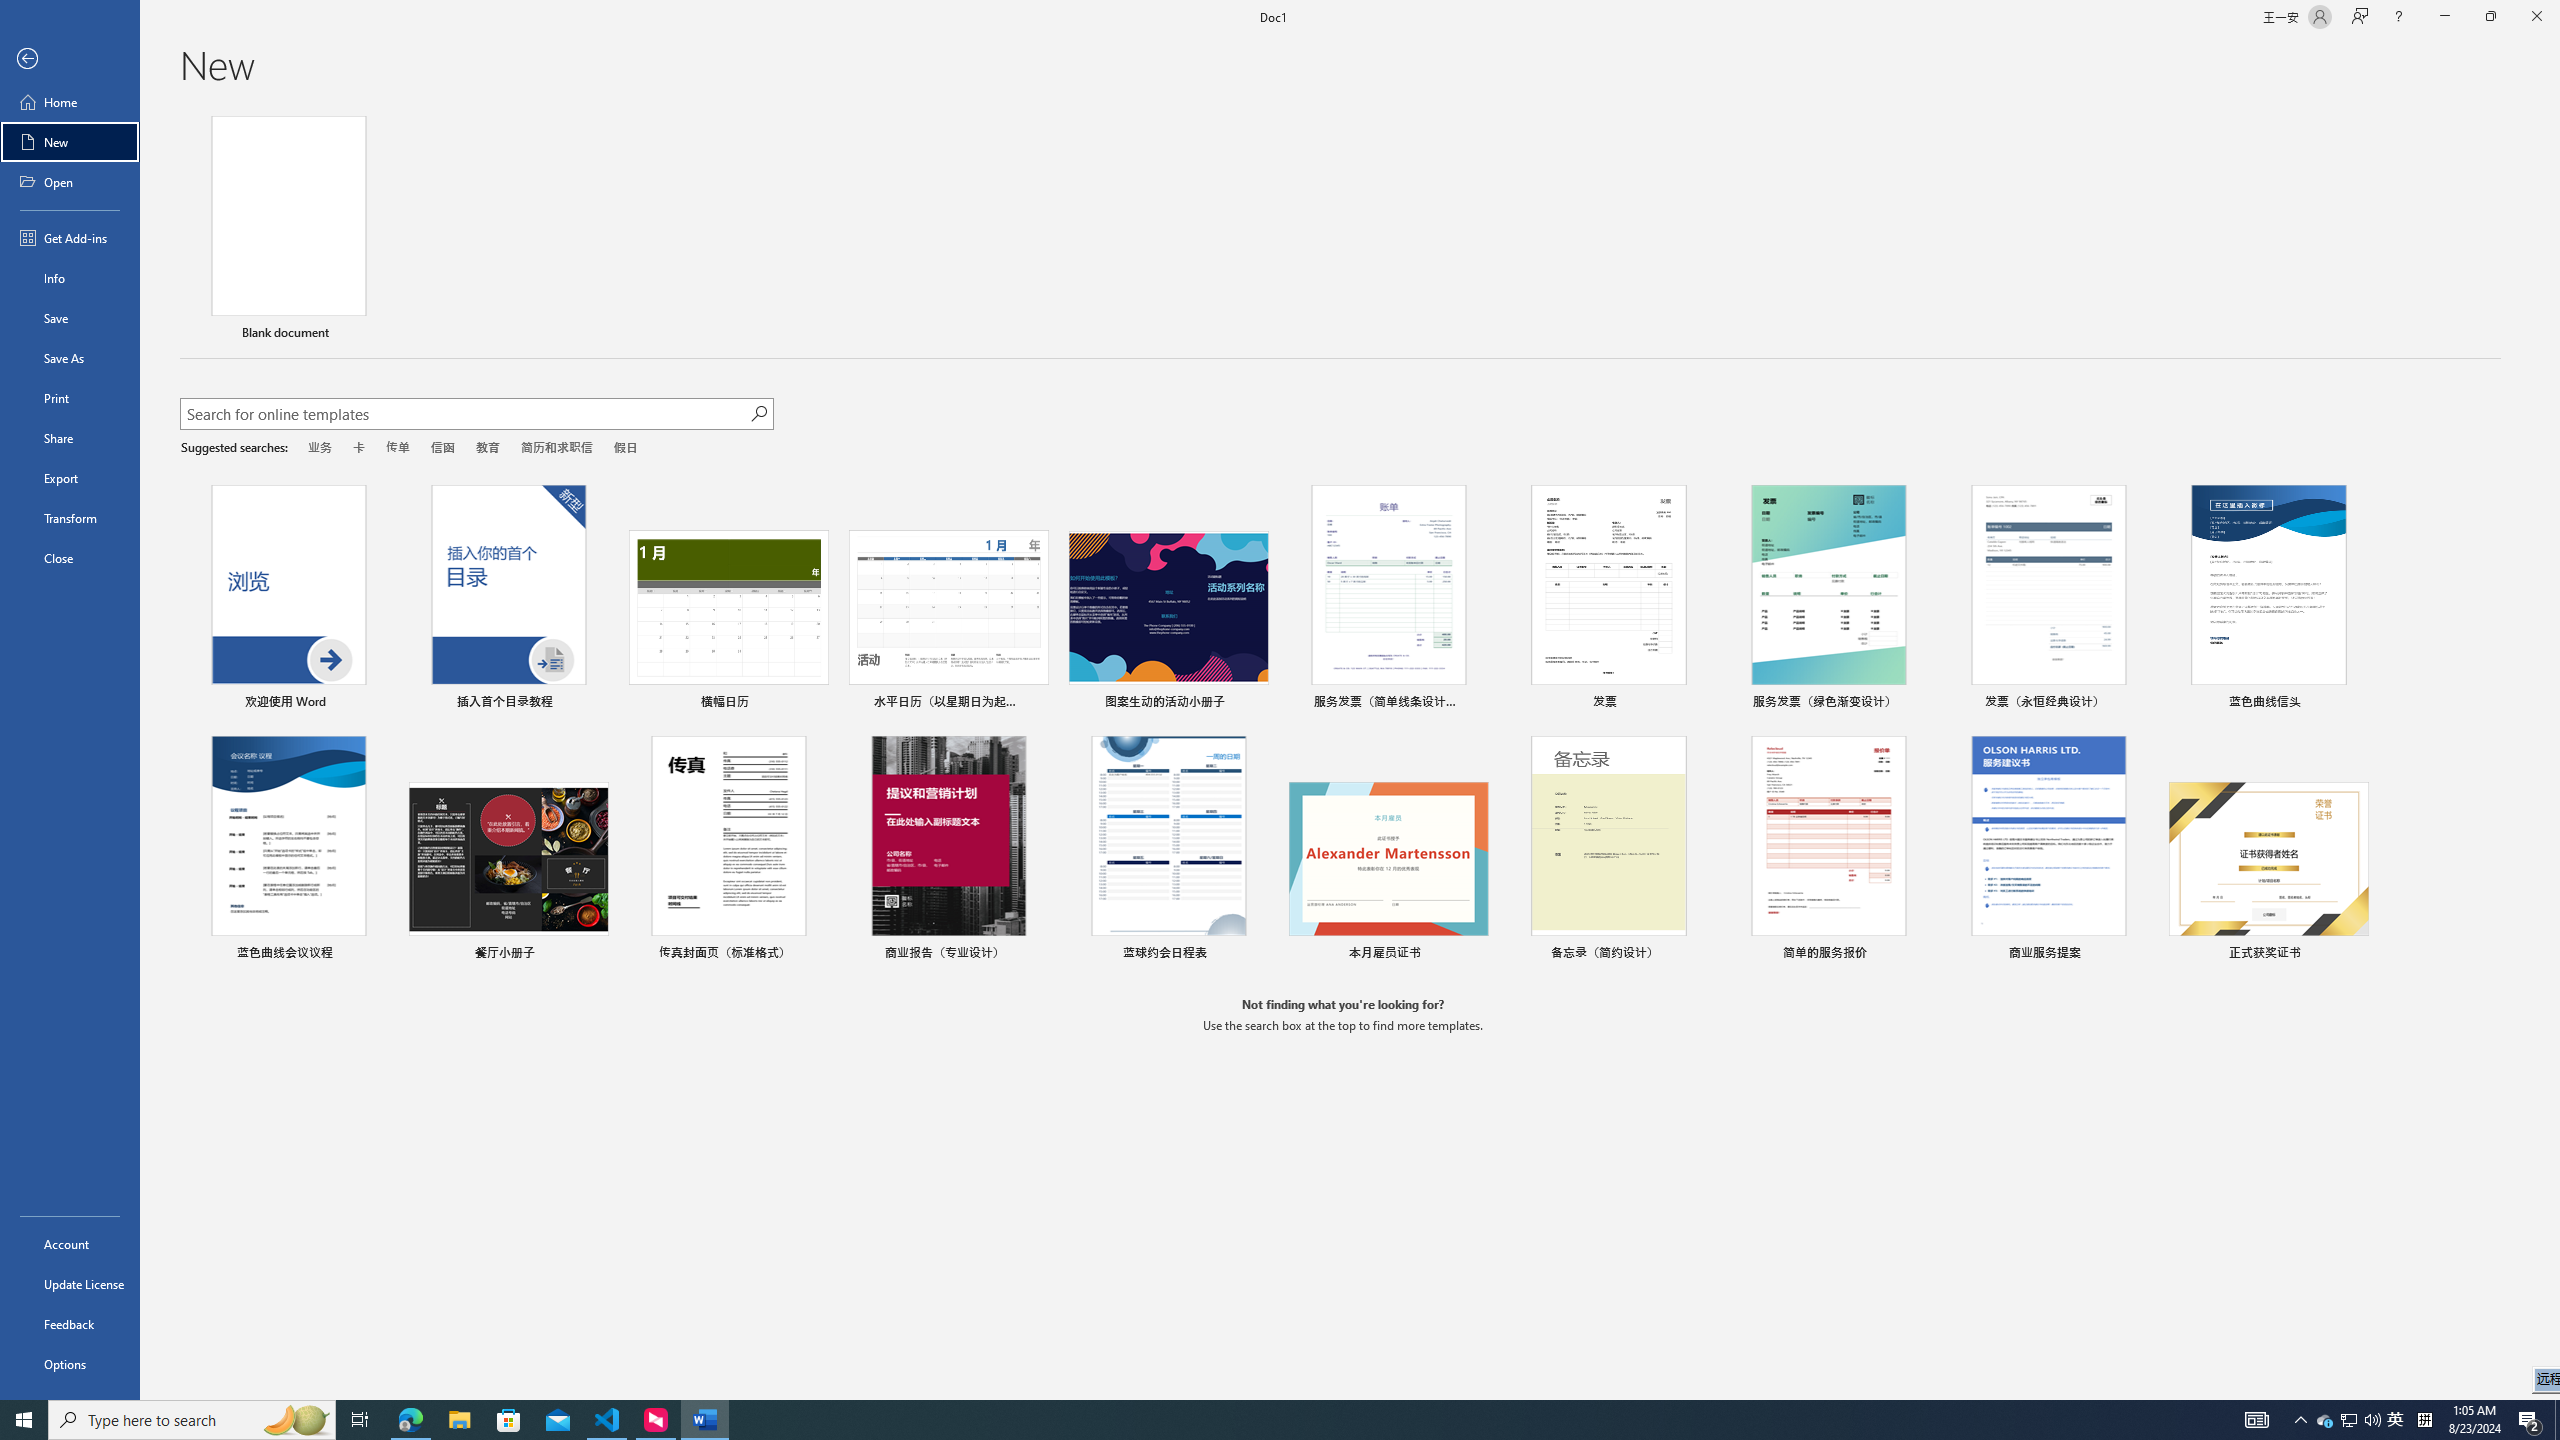 This screenshot has width=2560, height=1440. Describe the element at coordinates (464, 415) in the screenshot. I see `'Search for online templates'` at that location.